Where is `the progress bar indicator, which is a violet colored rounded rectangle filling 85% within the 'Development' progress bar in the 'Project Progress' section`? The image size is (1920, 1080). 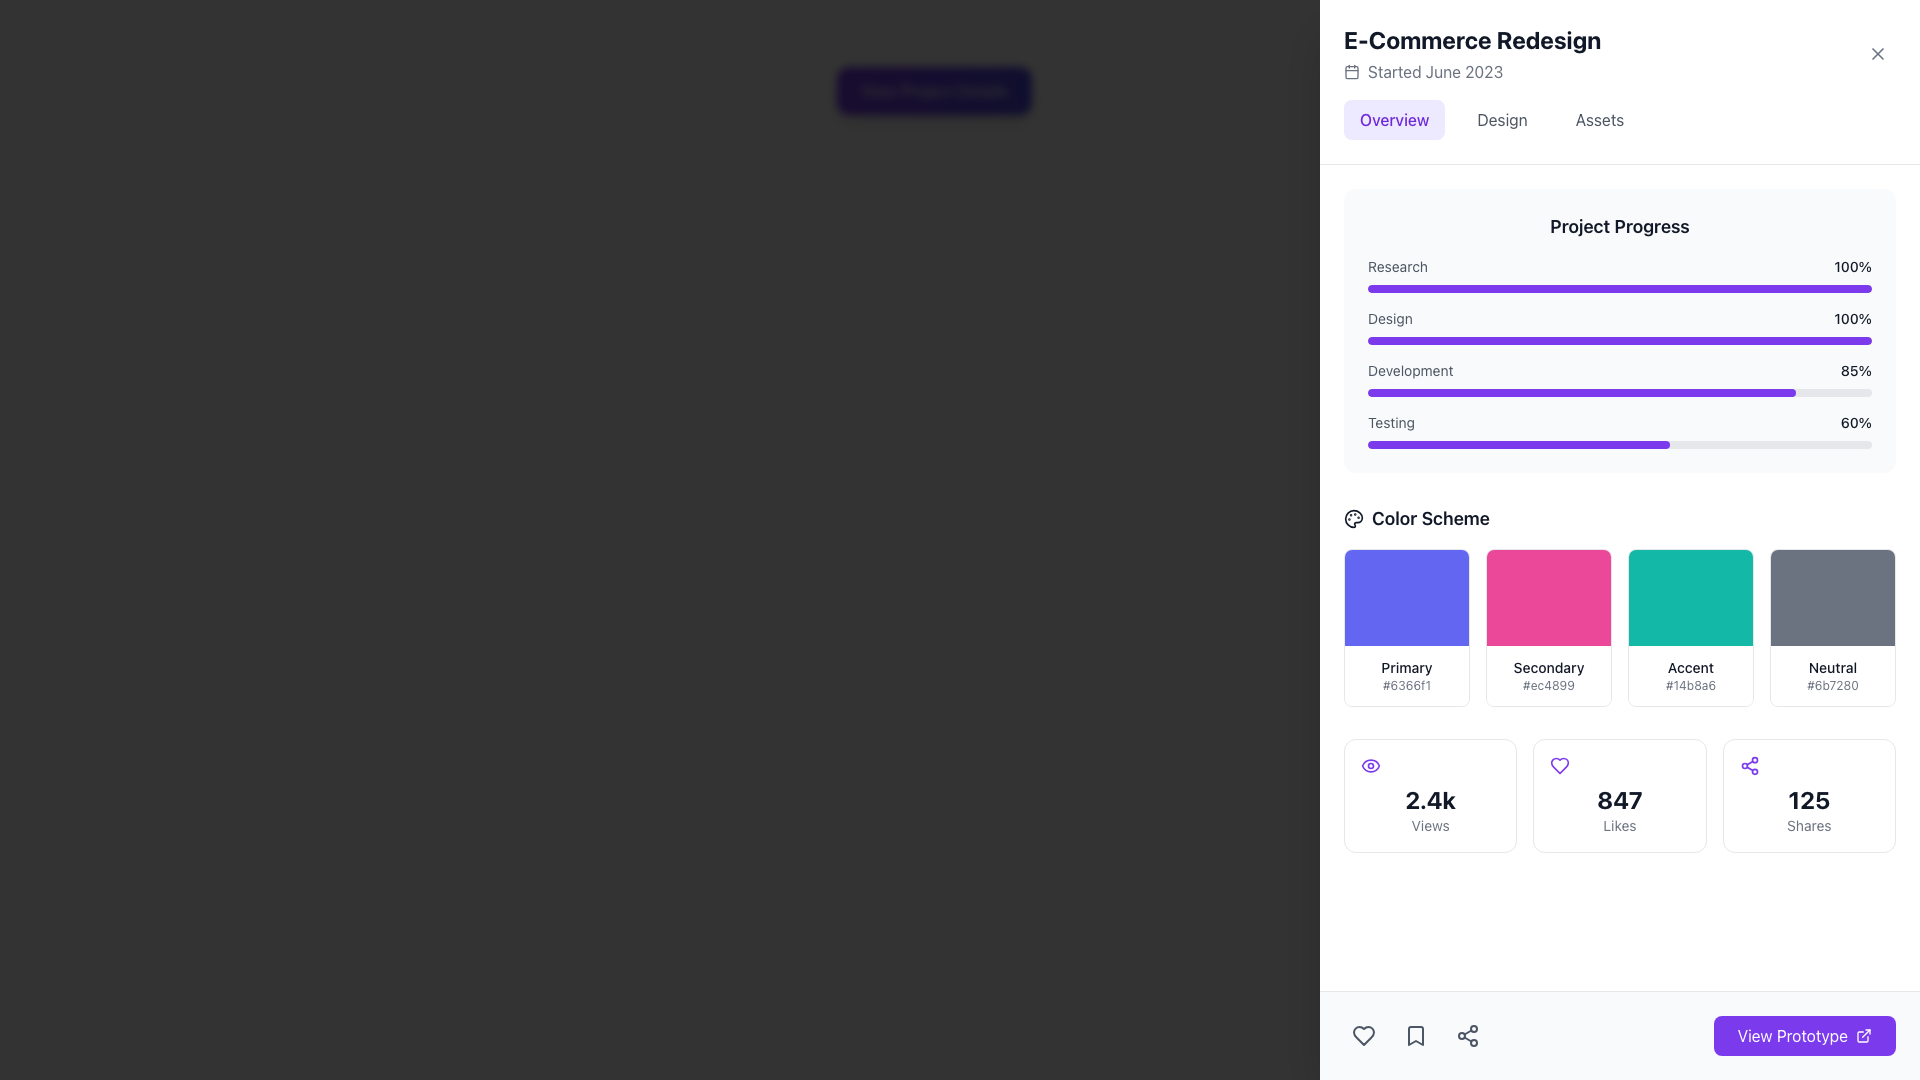 the progress bar indicator, which is a violet colored rounded rectangle filling 85% within the 'Development' progress bar in the 'Project Progress' section is located at coordinates (1581, 393).